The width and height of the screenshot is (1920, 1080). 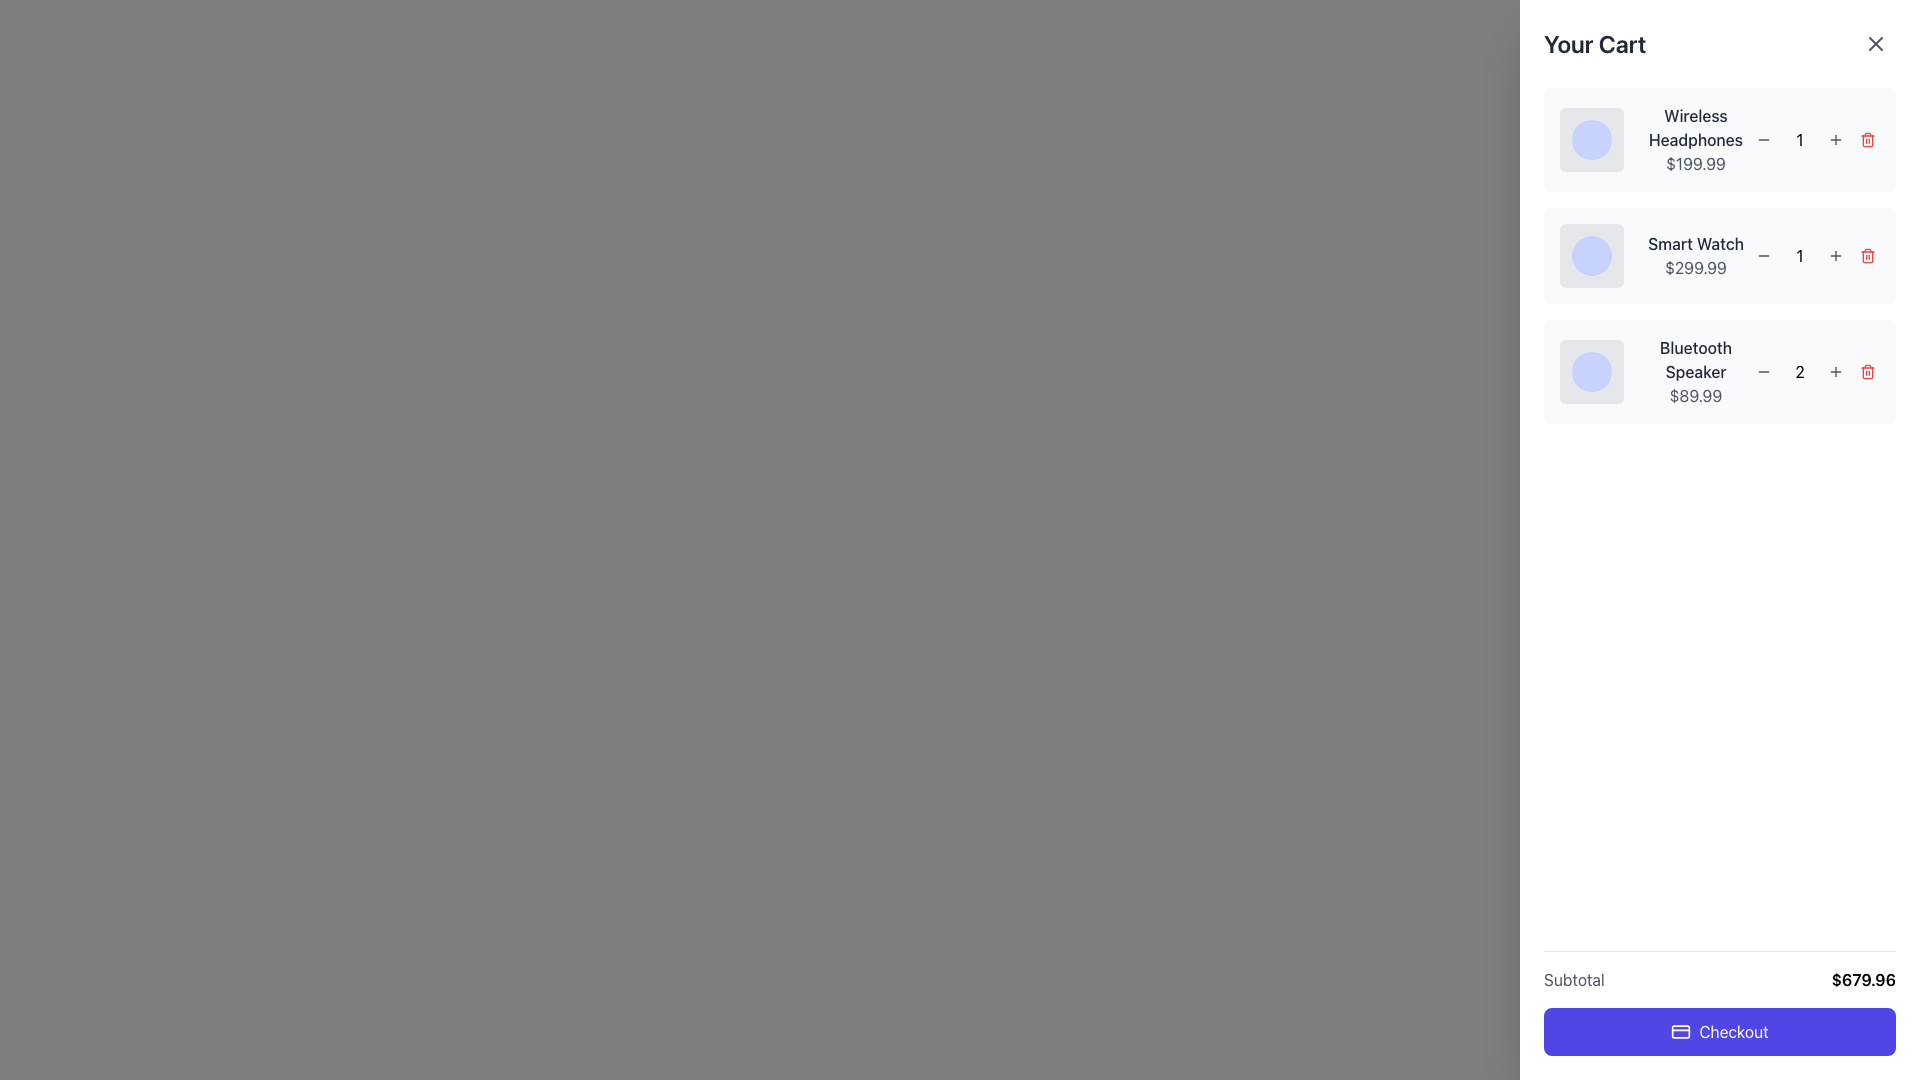 What do you see at coordinates (1866, 138) in the screenshot?
I see `the delete button located at the far-right end of the 'Your Cart' section` at bounding box center [1866, 138].